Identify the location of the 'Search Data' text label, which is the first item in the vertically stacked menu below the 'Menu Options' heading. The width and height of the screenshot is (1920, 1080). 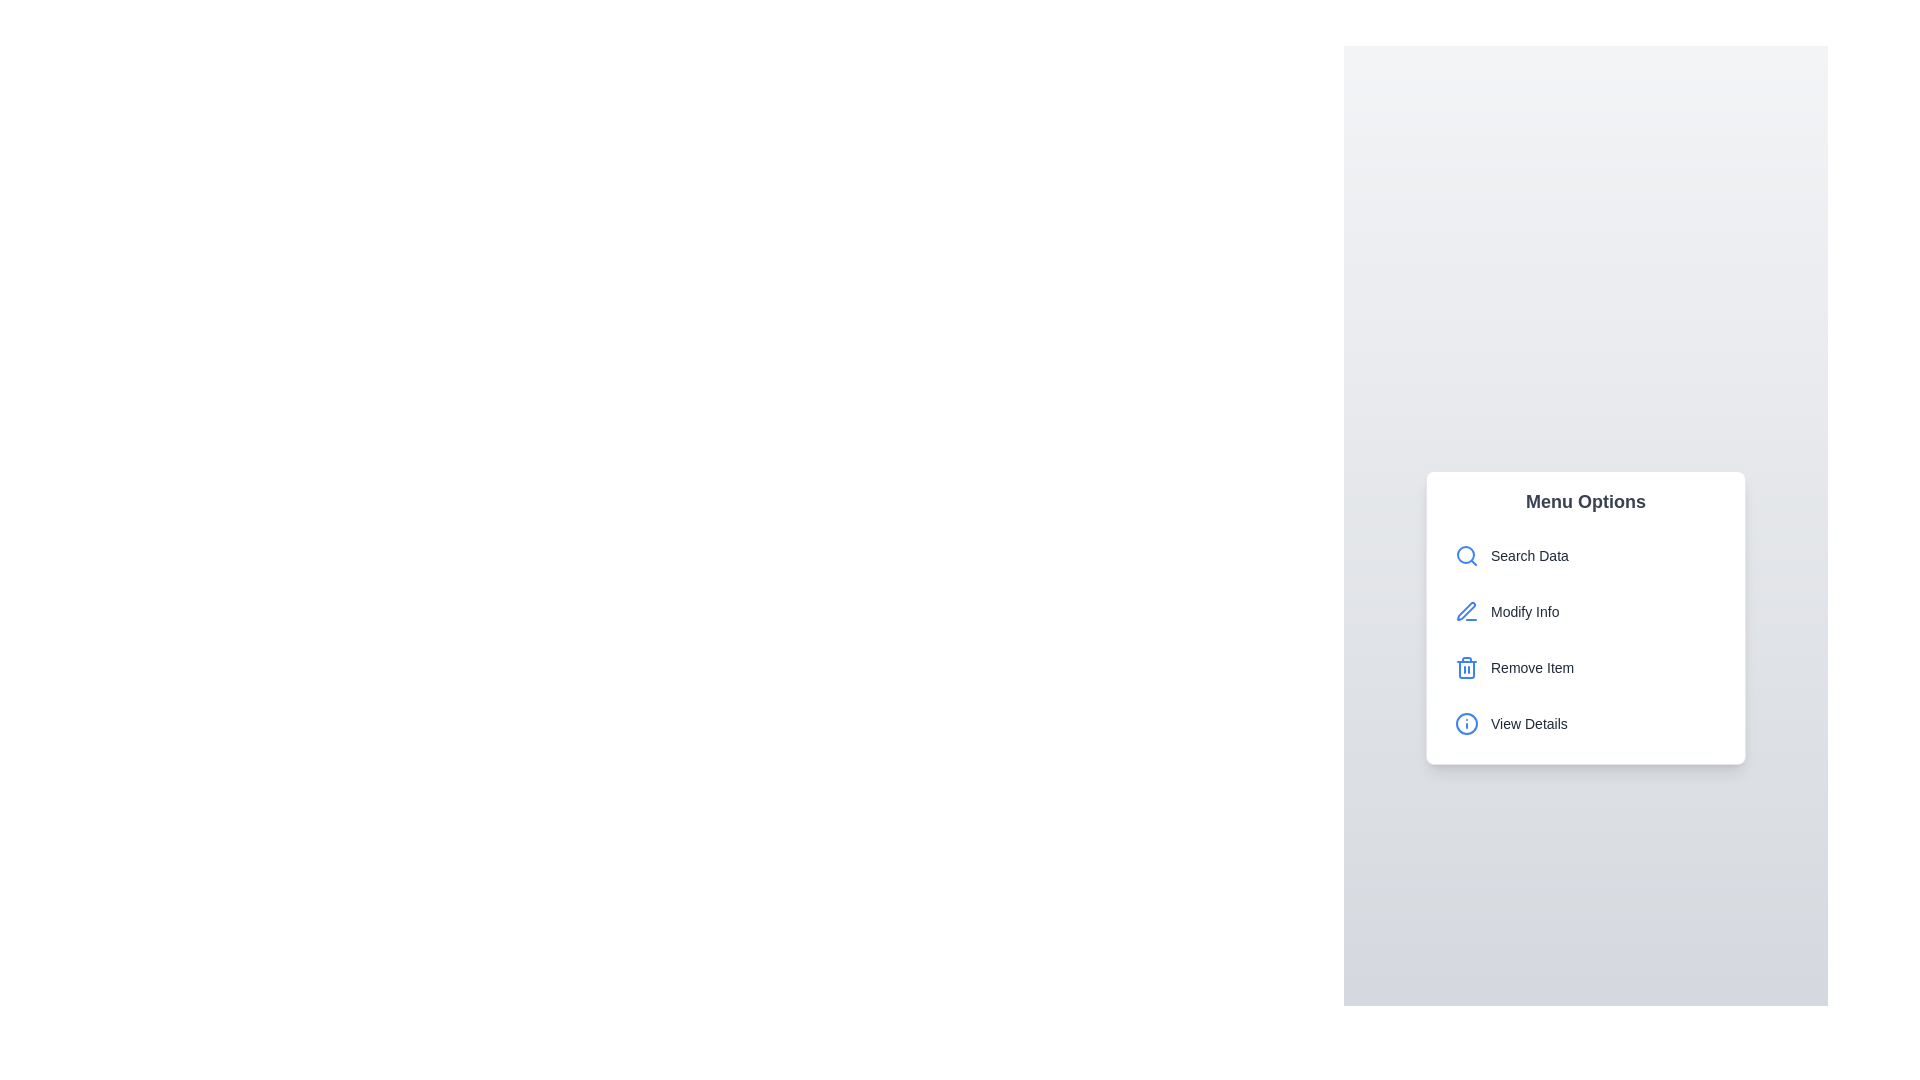
(1528, 555).